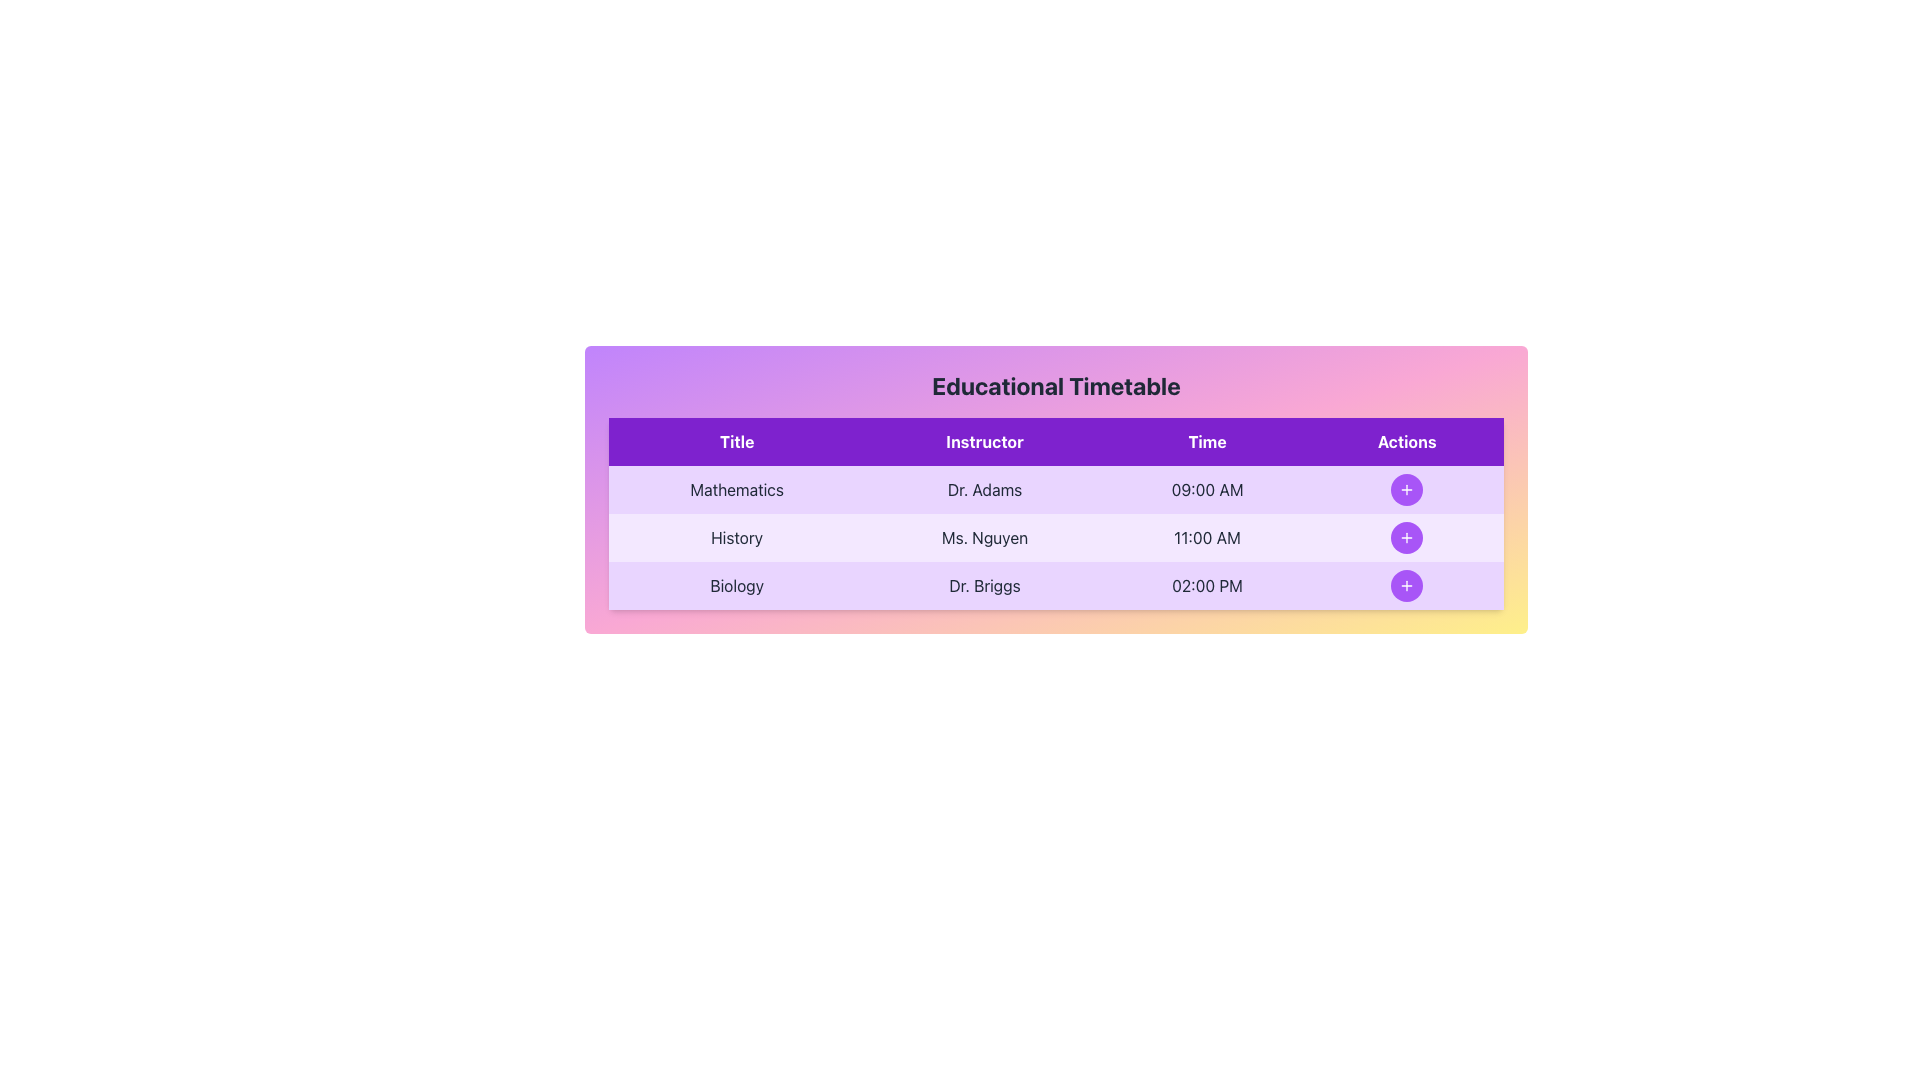  Describe the element at coordinates (1405, 489) in the screenshot. I see `the circular purple button with a white plus icon located in the 'Actions' column of the first row of the timetable` at that location.